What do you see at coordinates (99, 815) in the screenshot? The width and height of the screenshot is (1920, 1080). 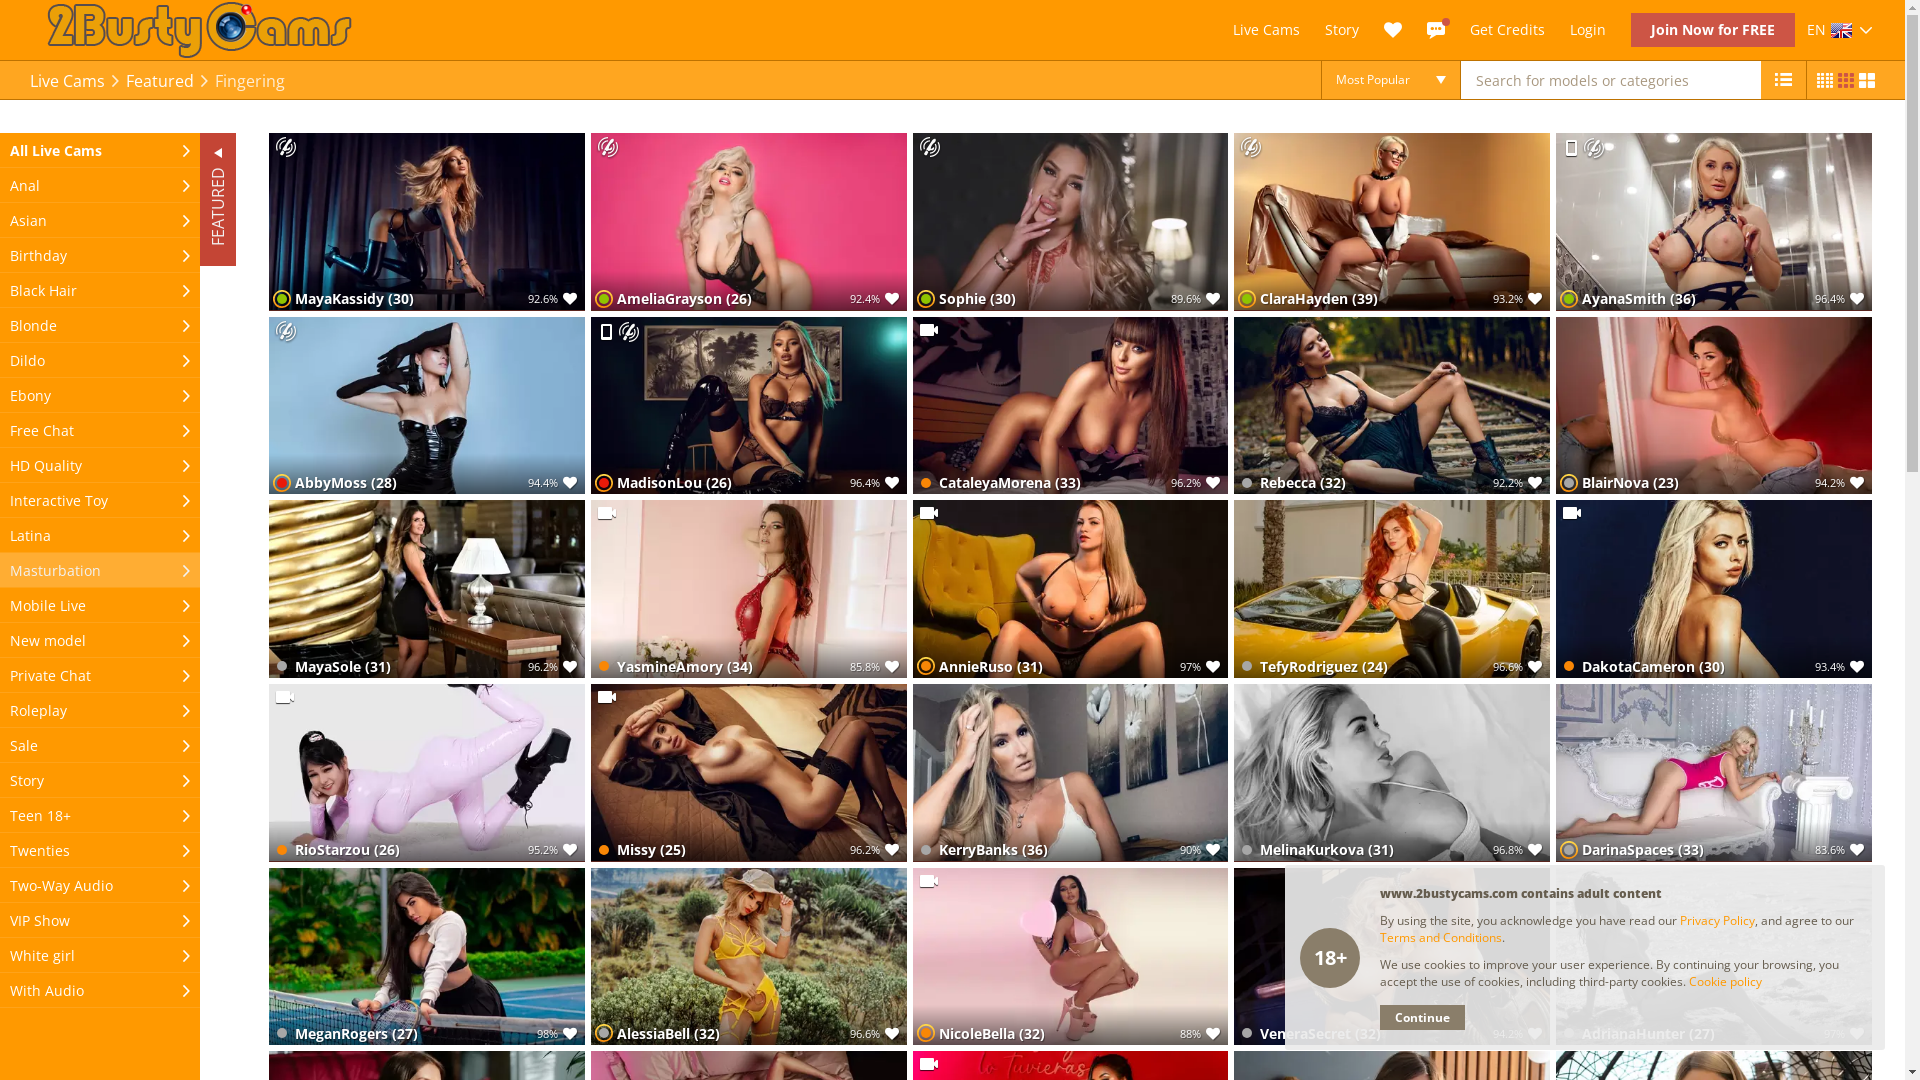 I see `'Teen 18+'` at bounding box center [99, 815].